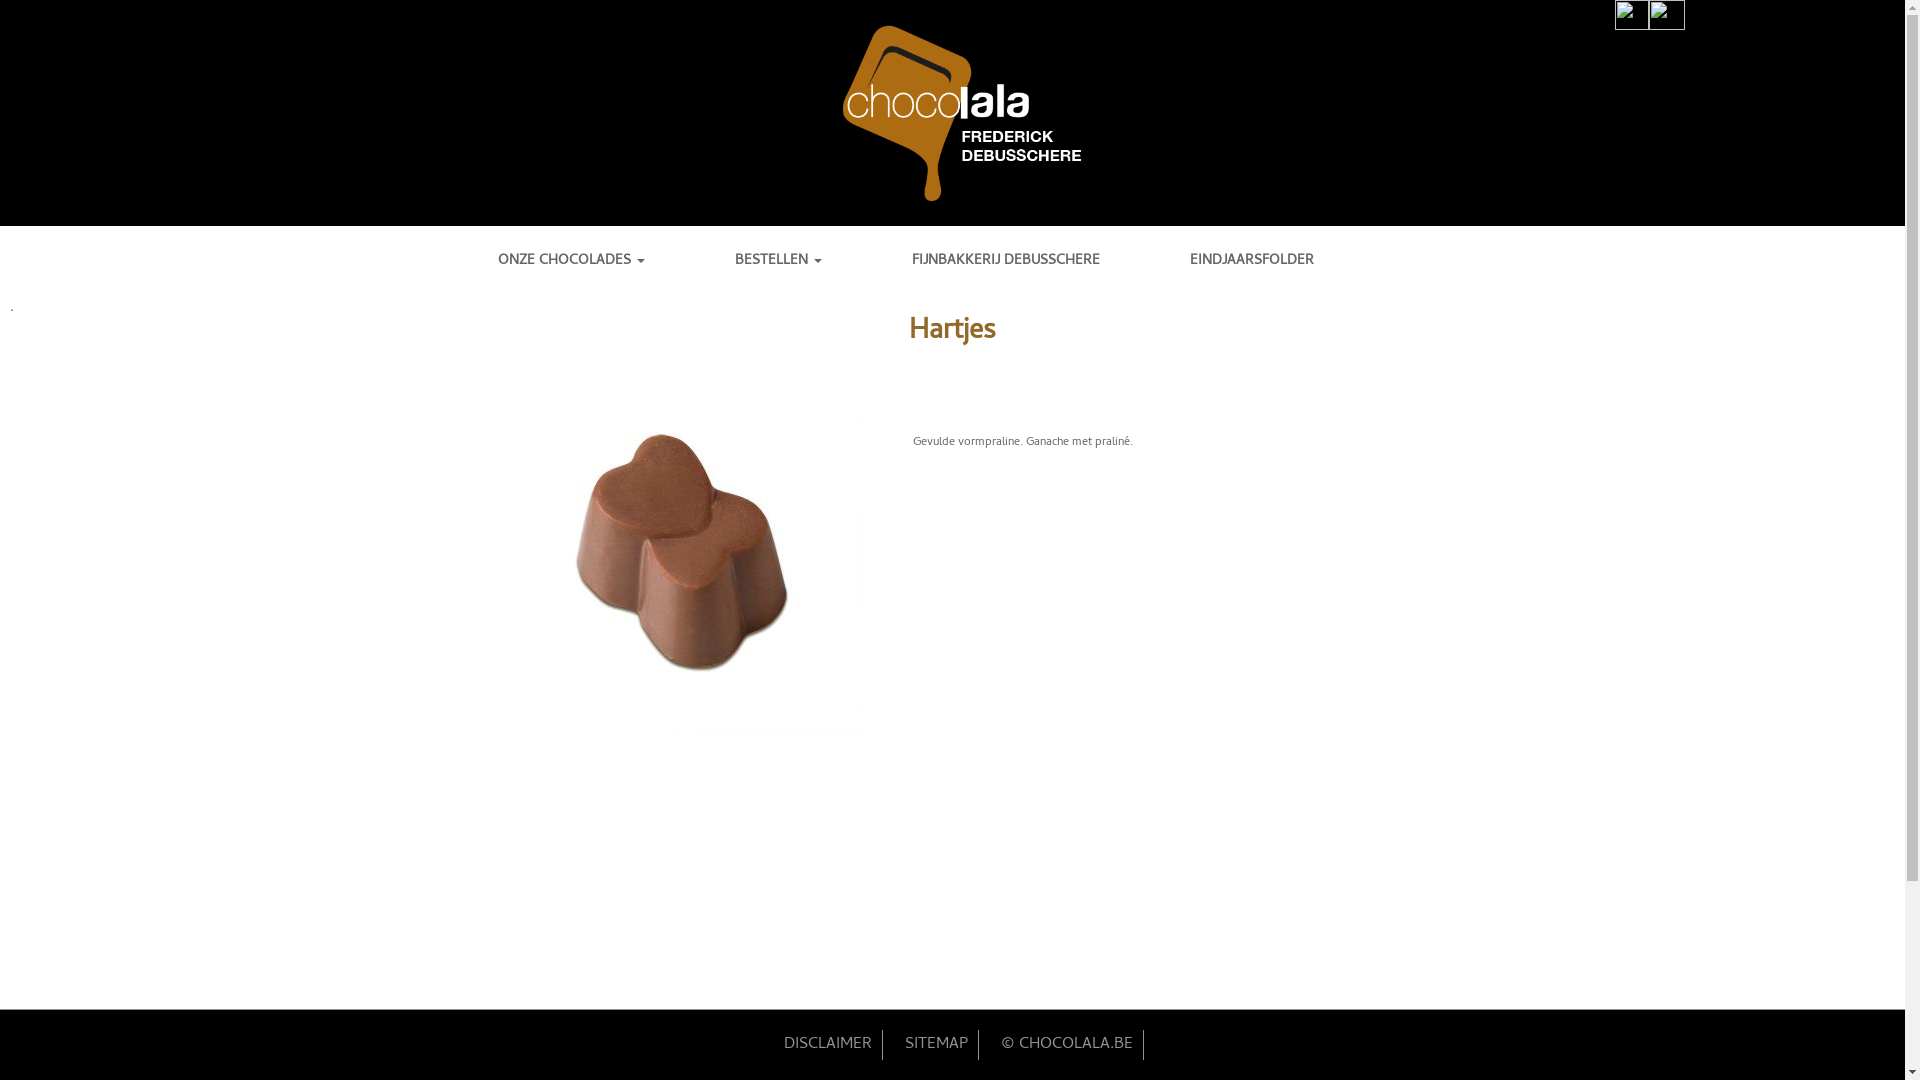 The width and height of the screenshot is (1920, 1080). Describe the element at coordinates (911, 260) in the screenshot. I see `'FIJNBAKKERIJ DEBUSSCHERE'` at that location.